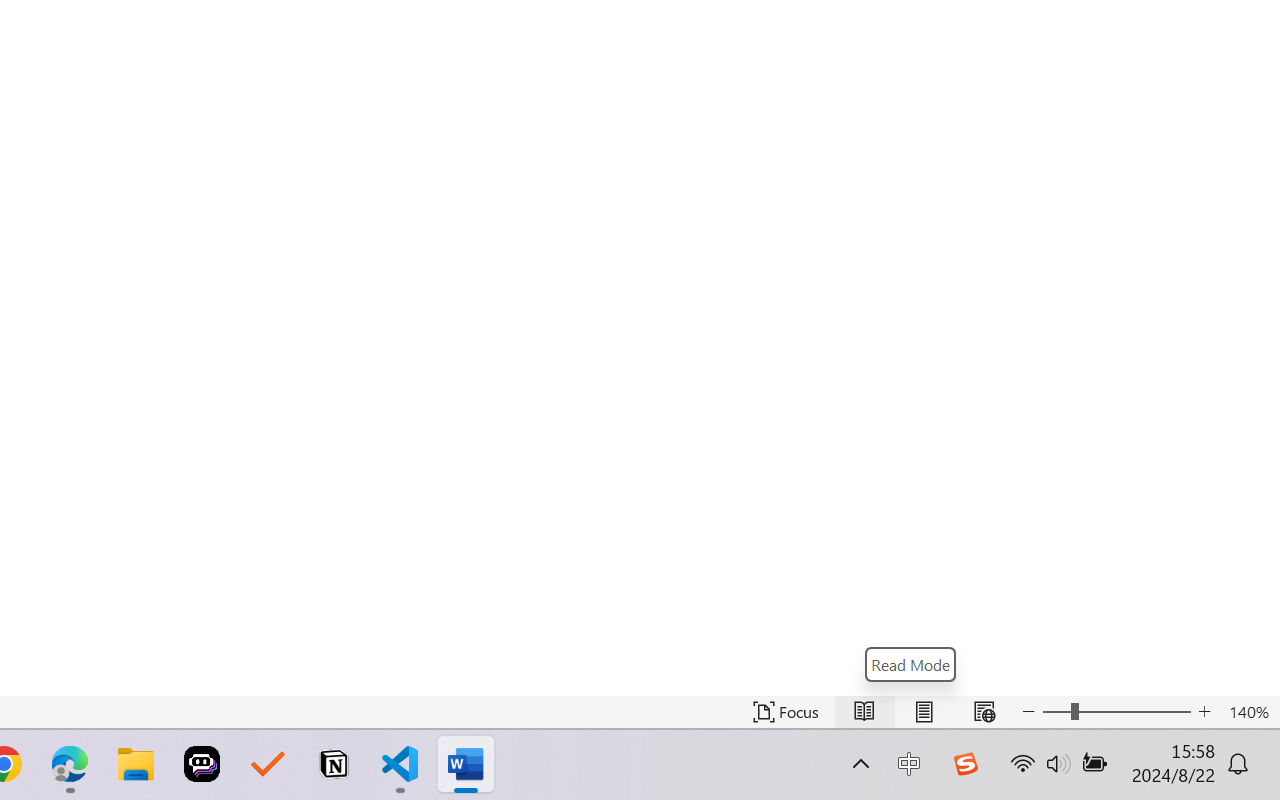  I want to click on 'Read Mode', so click(909, 663).